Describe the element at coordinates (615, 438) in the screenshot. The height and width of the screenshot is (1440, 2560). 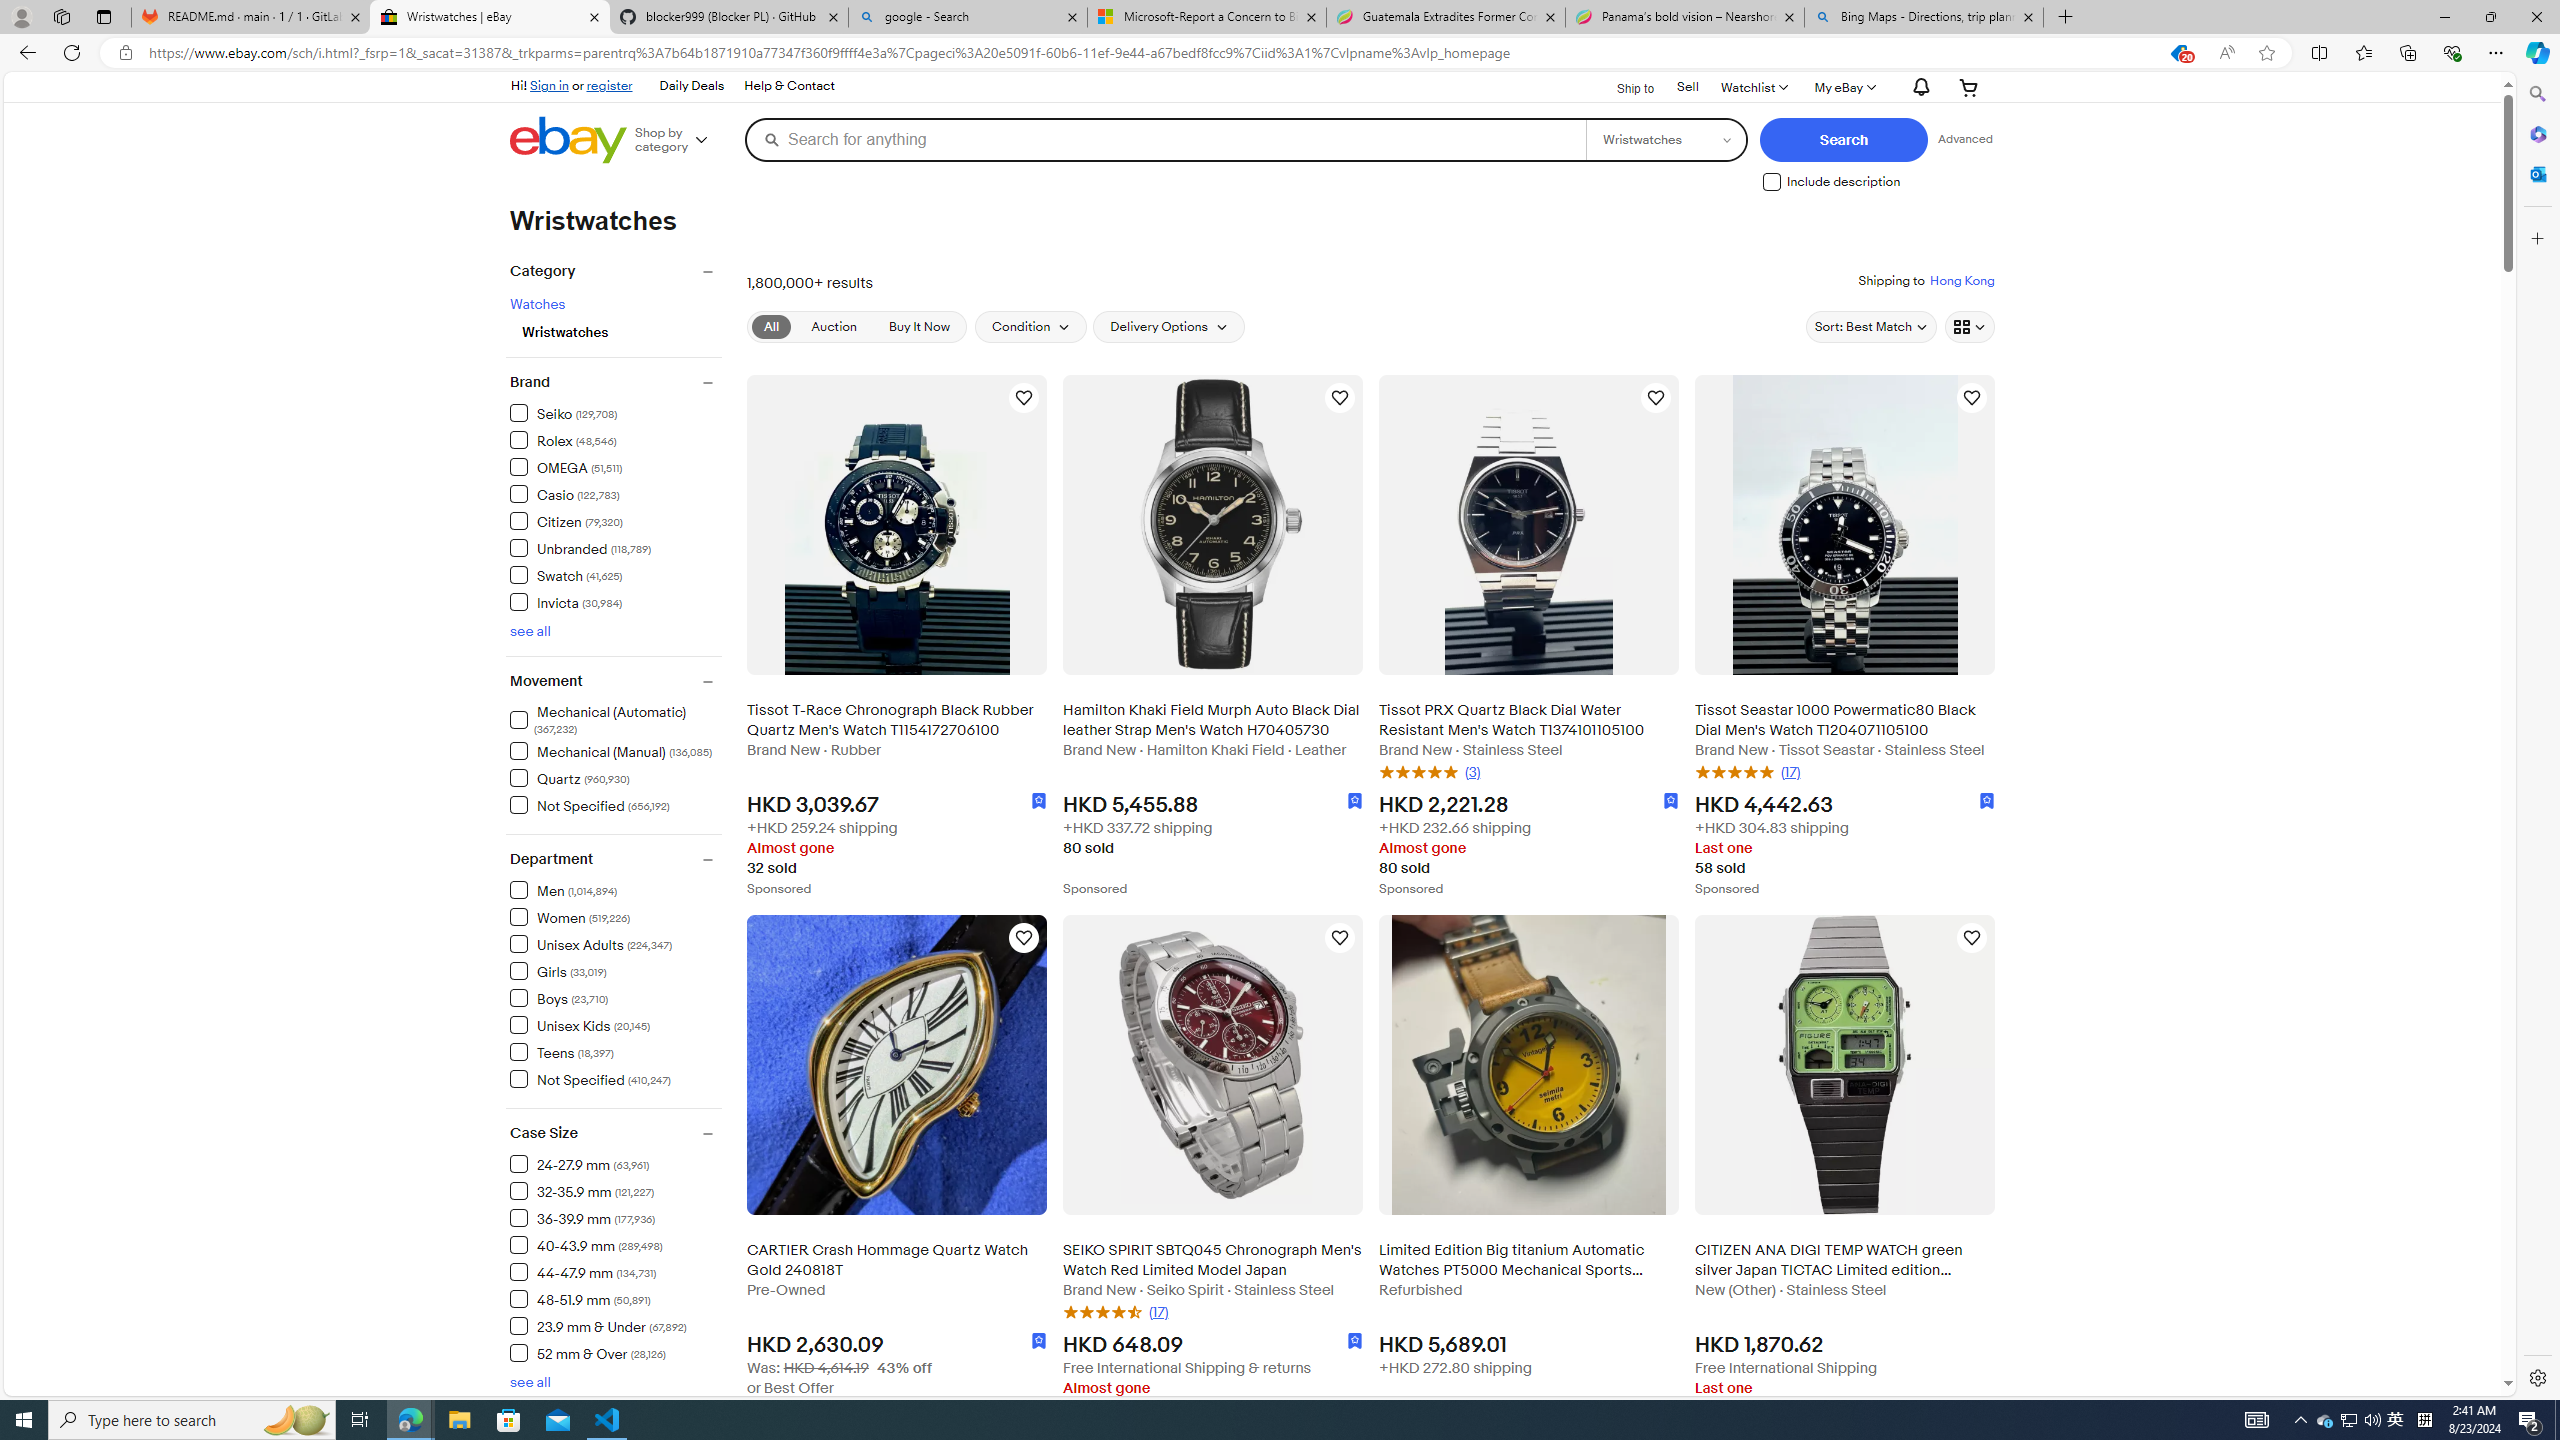
I see `'Rolex(48,546) Items'` at that location.